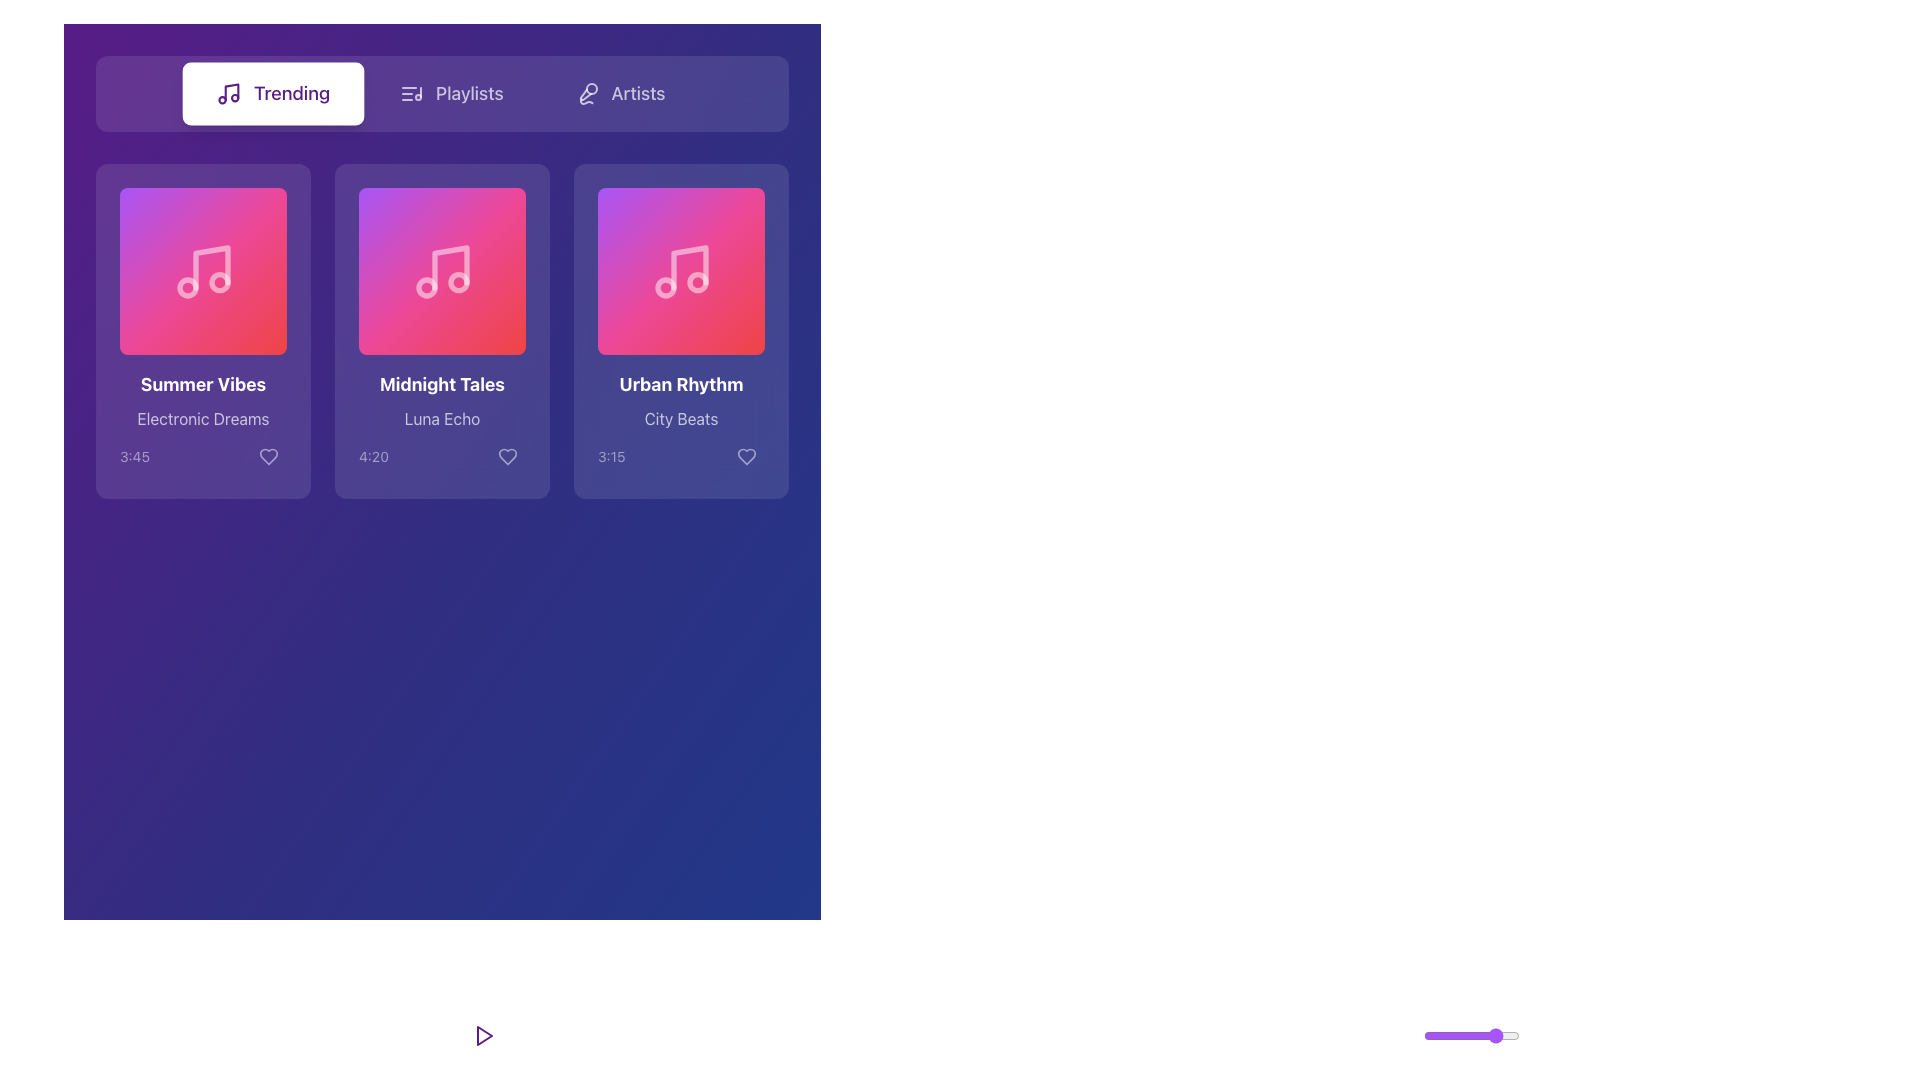 Image resolution: width=1920 pixels, height=1080 pixels. Describe the element at coordinates (203, 330) in the screenshot. I see `the first music card component in the grid layout` at that location.